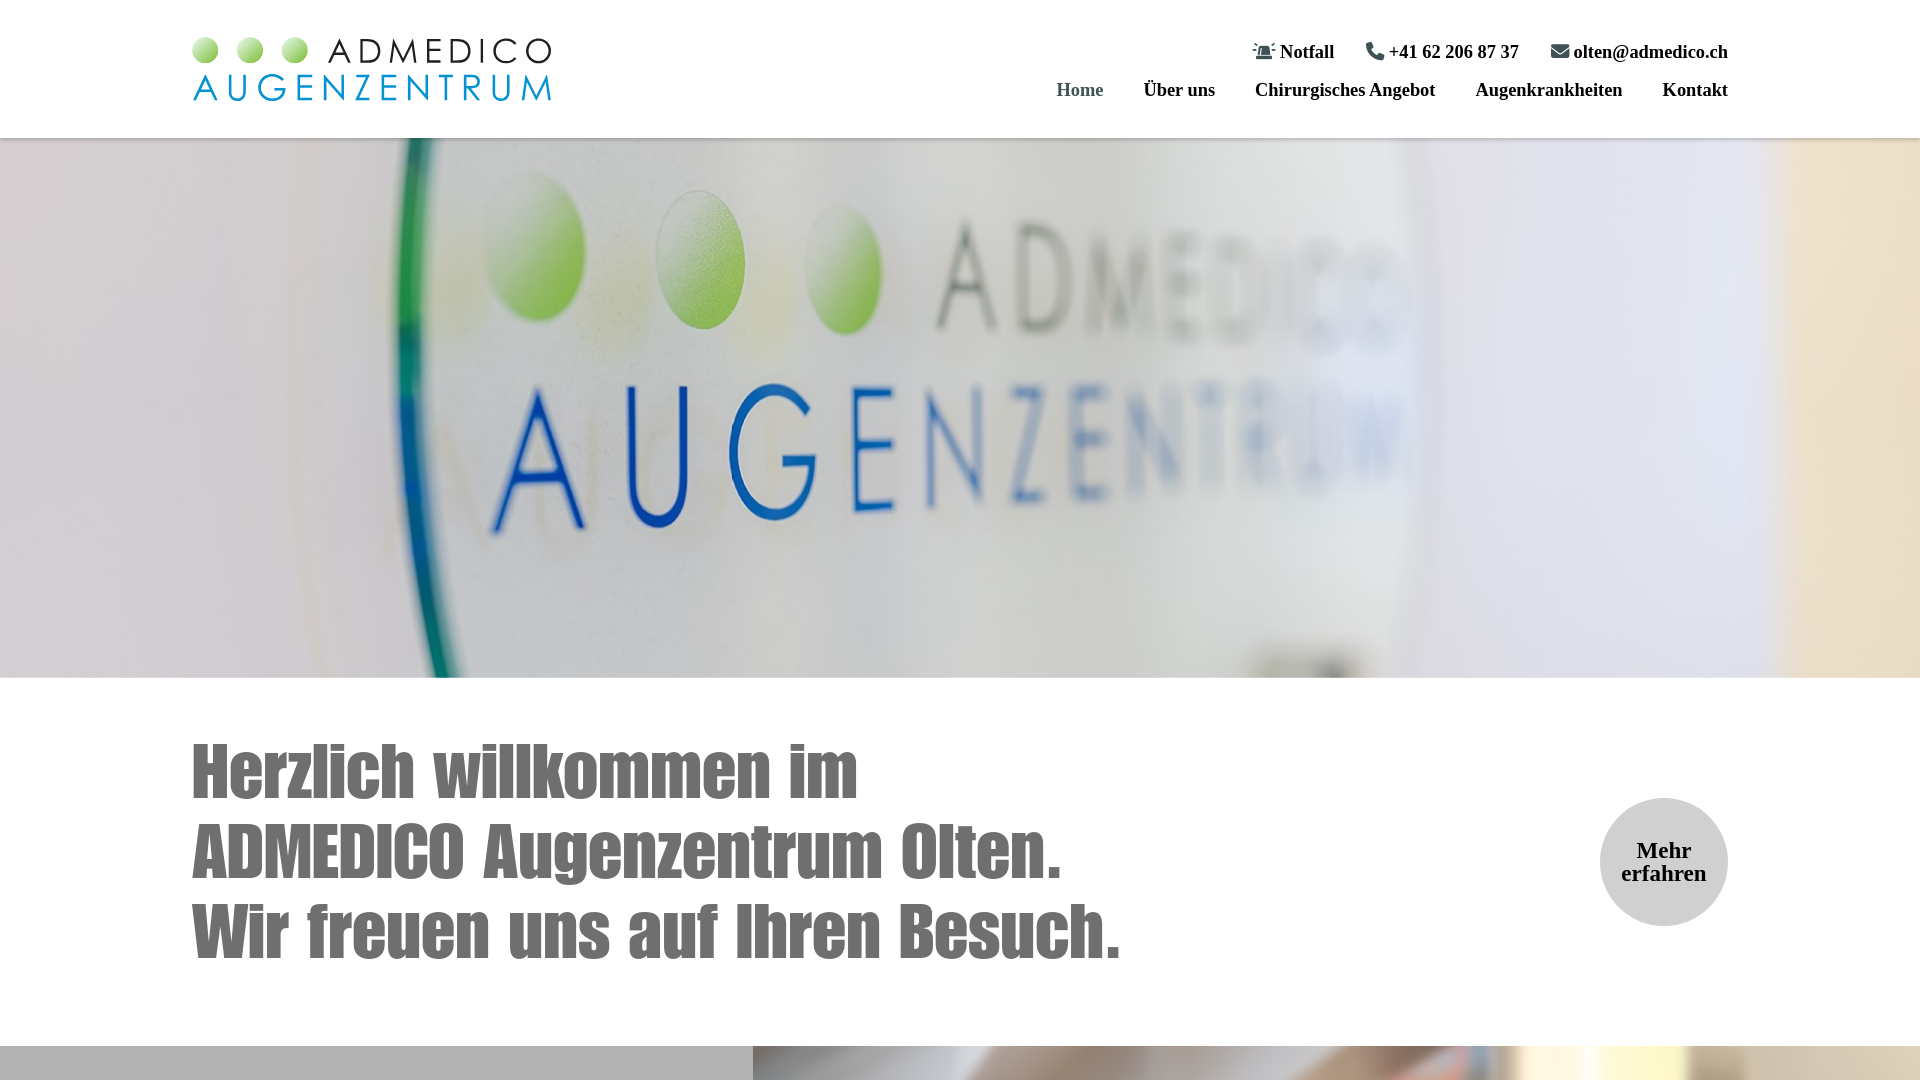  What do you see at coordinates (1547, 88) in the screenshot?
I see `'Augenkrankheiten'` at bounding box center [1547, 88].